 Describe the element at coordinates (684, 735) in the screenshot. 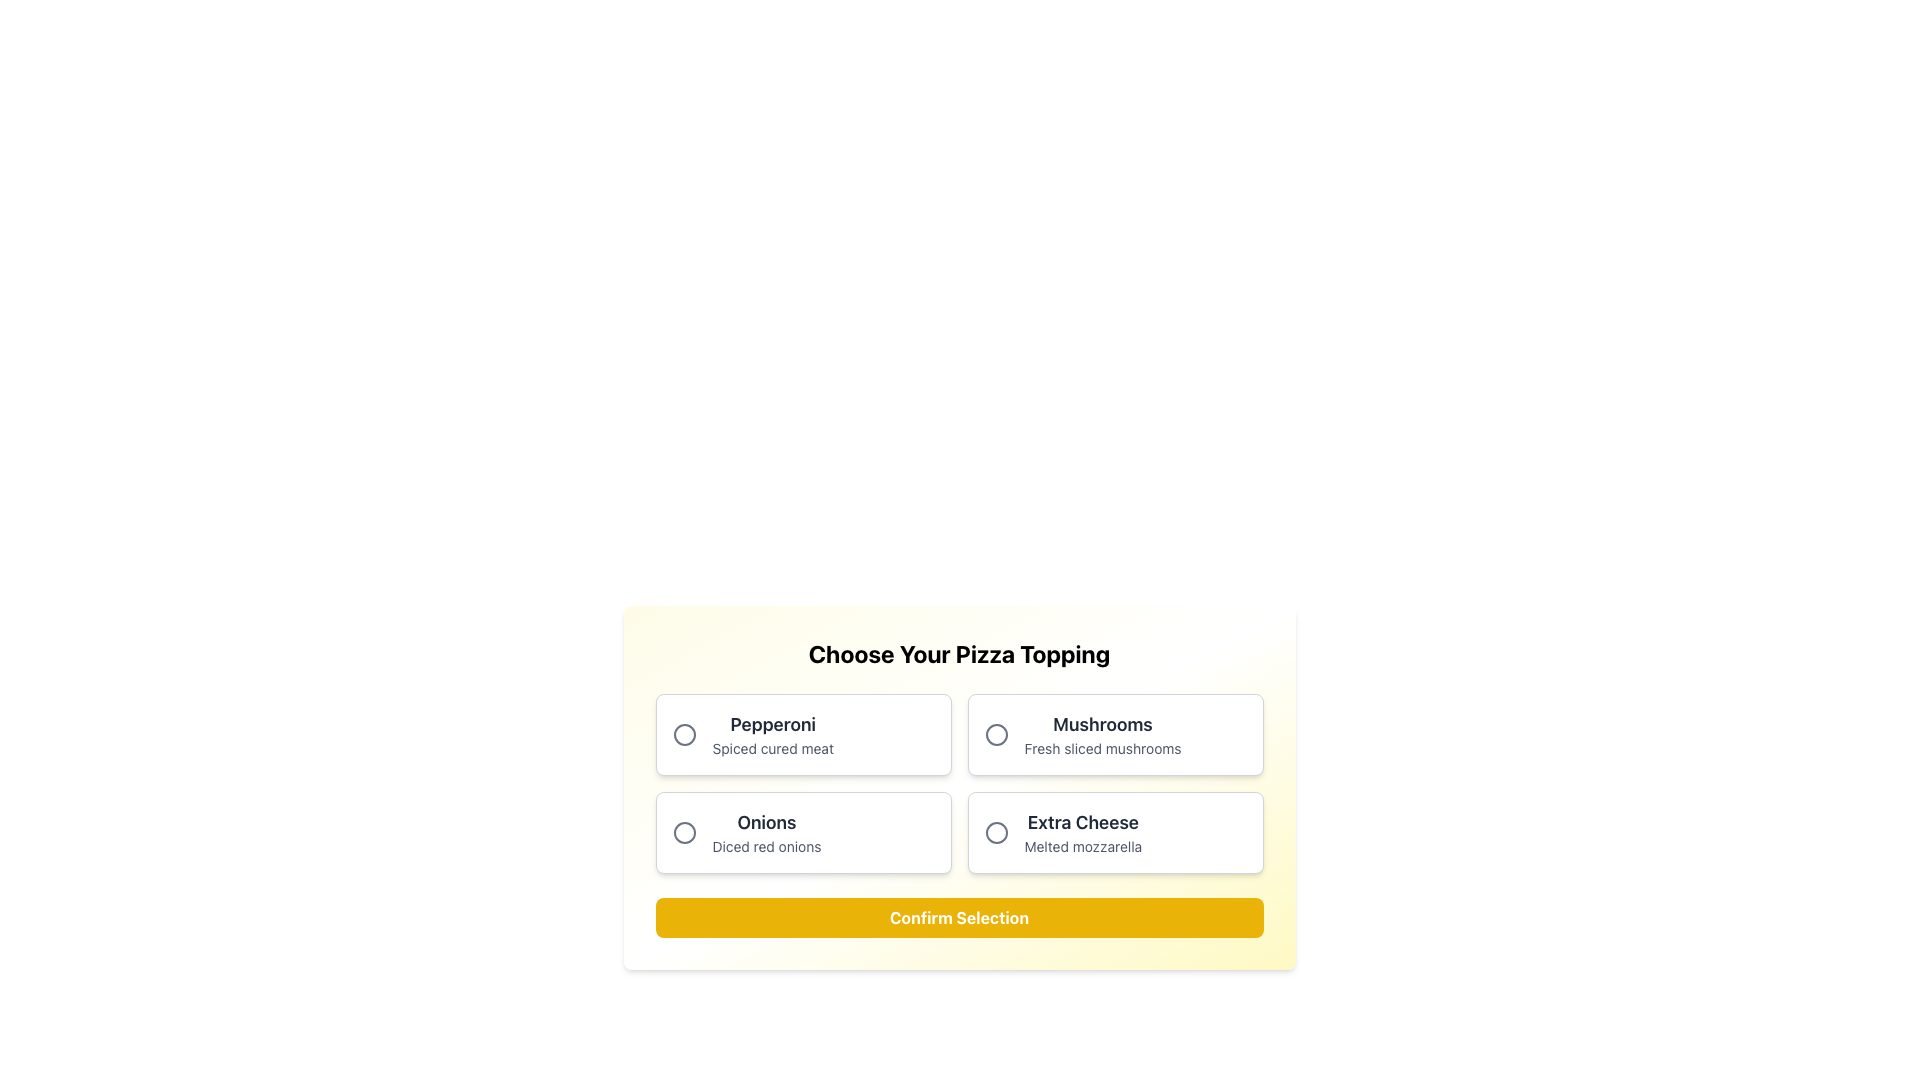

I see `the circular radio button in the 'Pepperoni' card` at that location.